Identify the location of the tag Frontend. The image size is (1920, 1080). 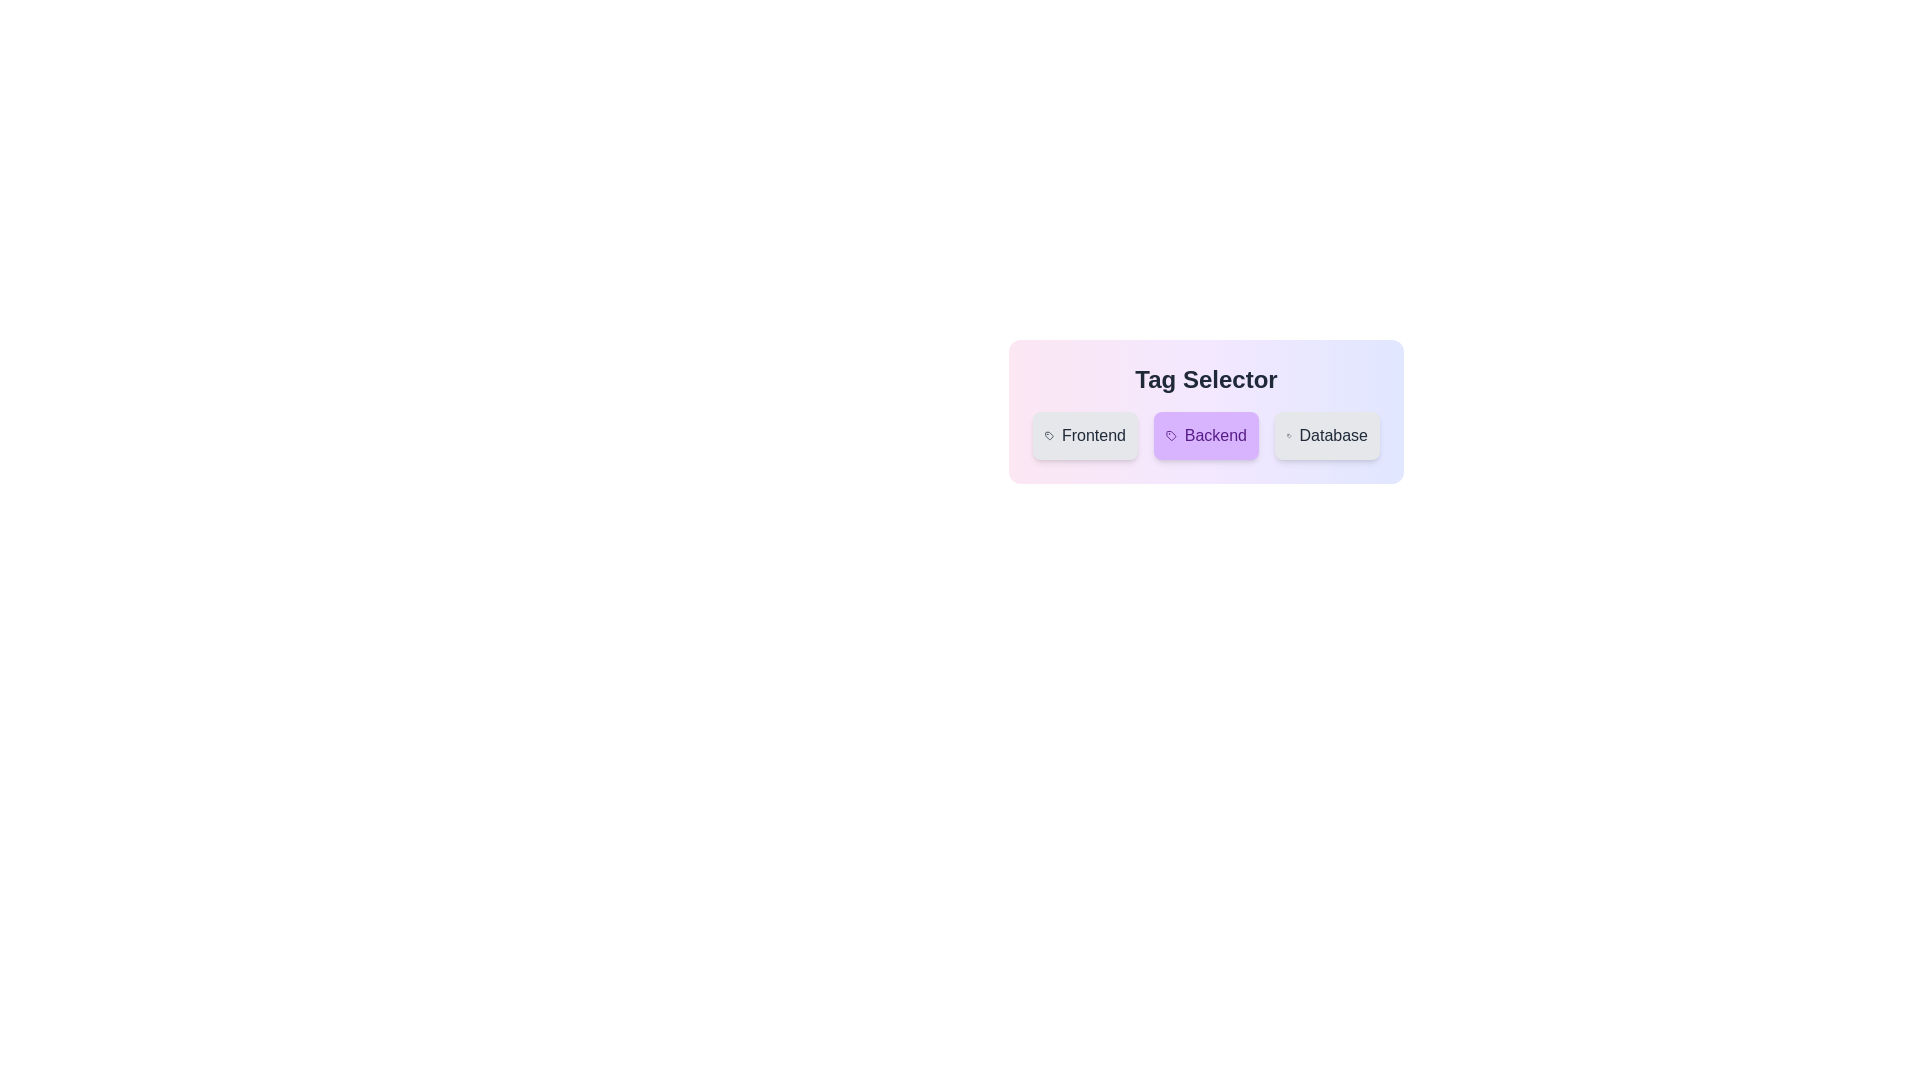
(1084, 434).